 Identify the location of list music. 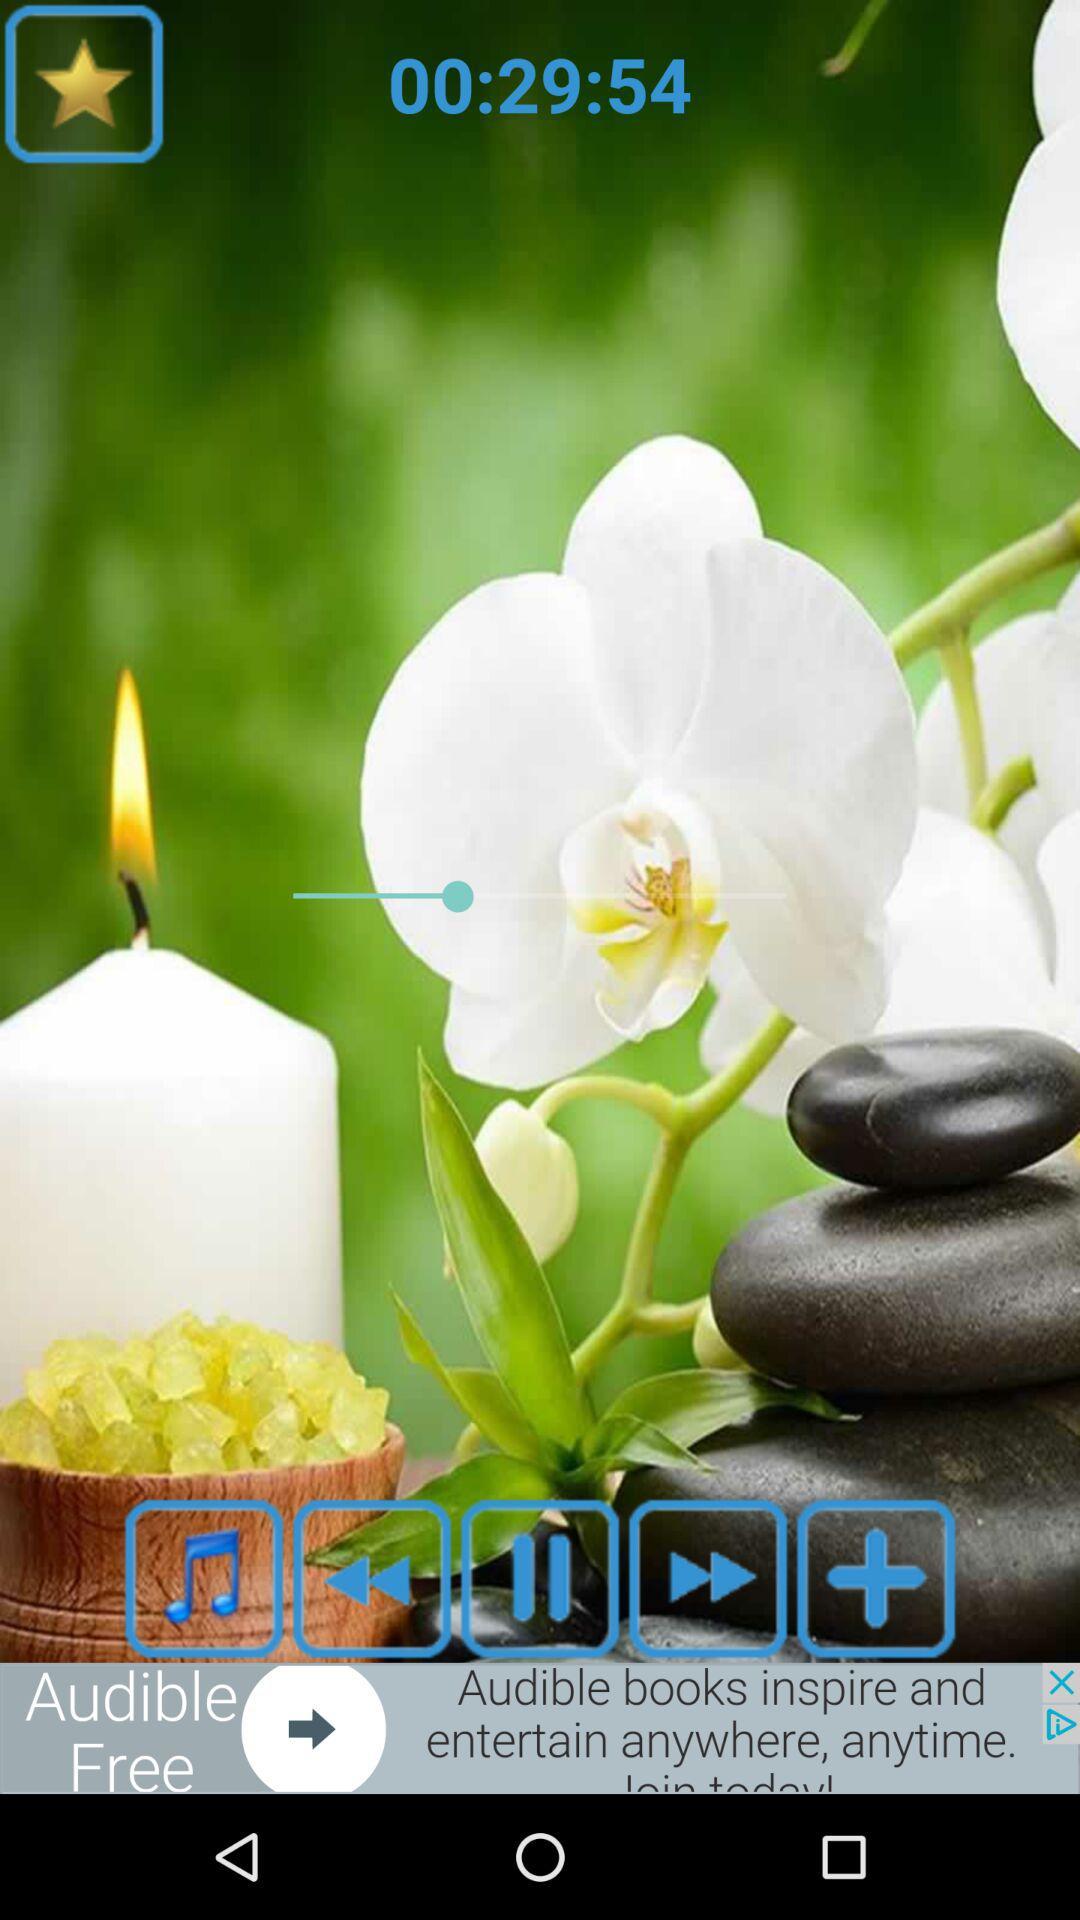
(204, 1577).